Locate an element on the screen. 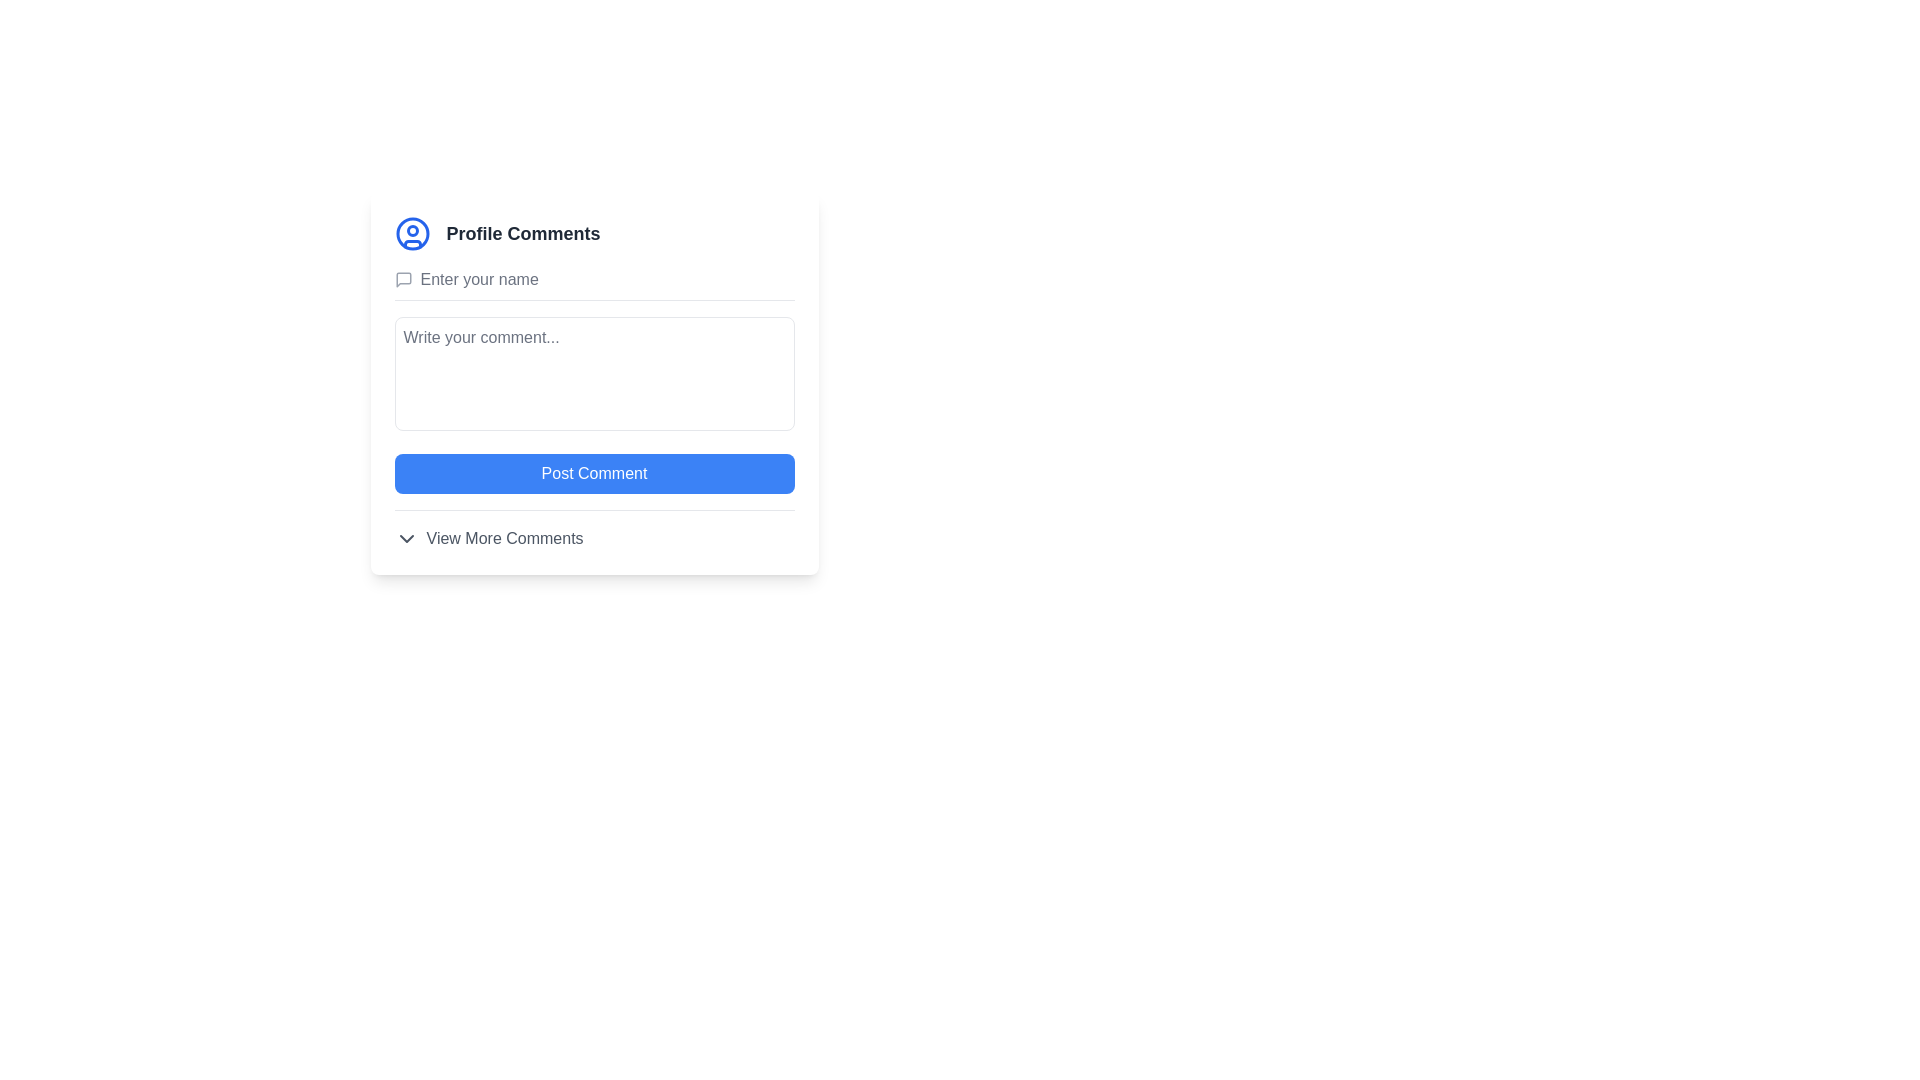 The width and height of the screenshot is (1920, 1080). the downward-pointing chevron icon located to the left of the 'View More Comments' text is located at coordinates (405, 538).